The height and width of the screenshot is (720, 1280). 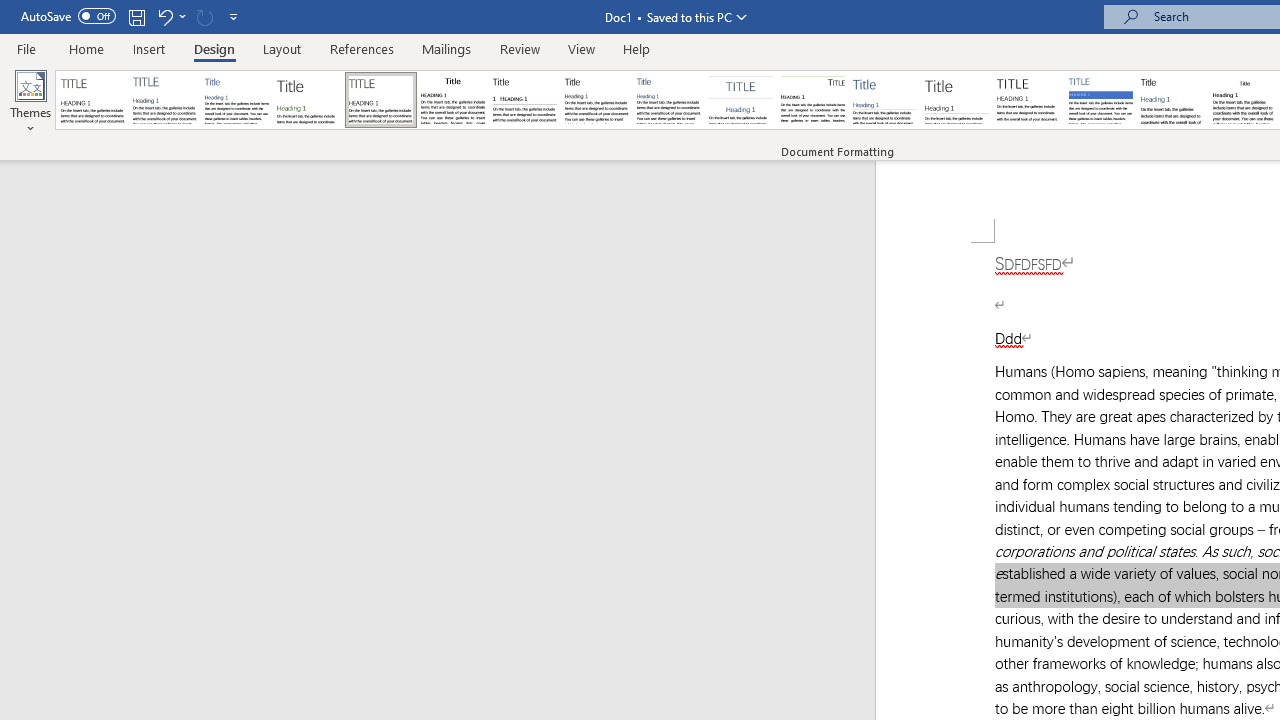 What do you see at coordinates (165, 100) in the screenshot?
I see `'Basic (Elegant)'` at bounding box center [165, 100].